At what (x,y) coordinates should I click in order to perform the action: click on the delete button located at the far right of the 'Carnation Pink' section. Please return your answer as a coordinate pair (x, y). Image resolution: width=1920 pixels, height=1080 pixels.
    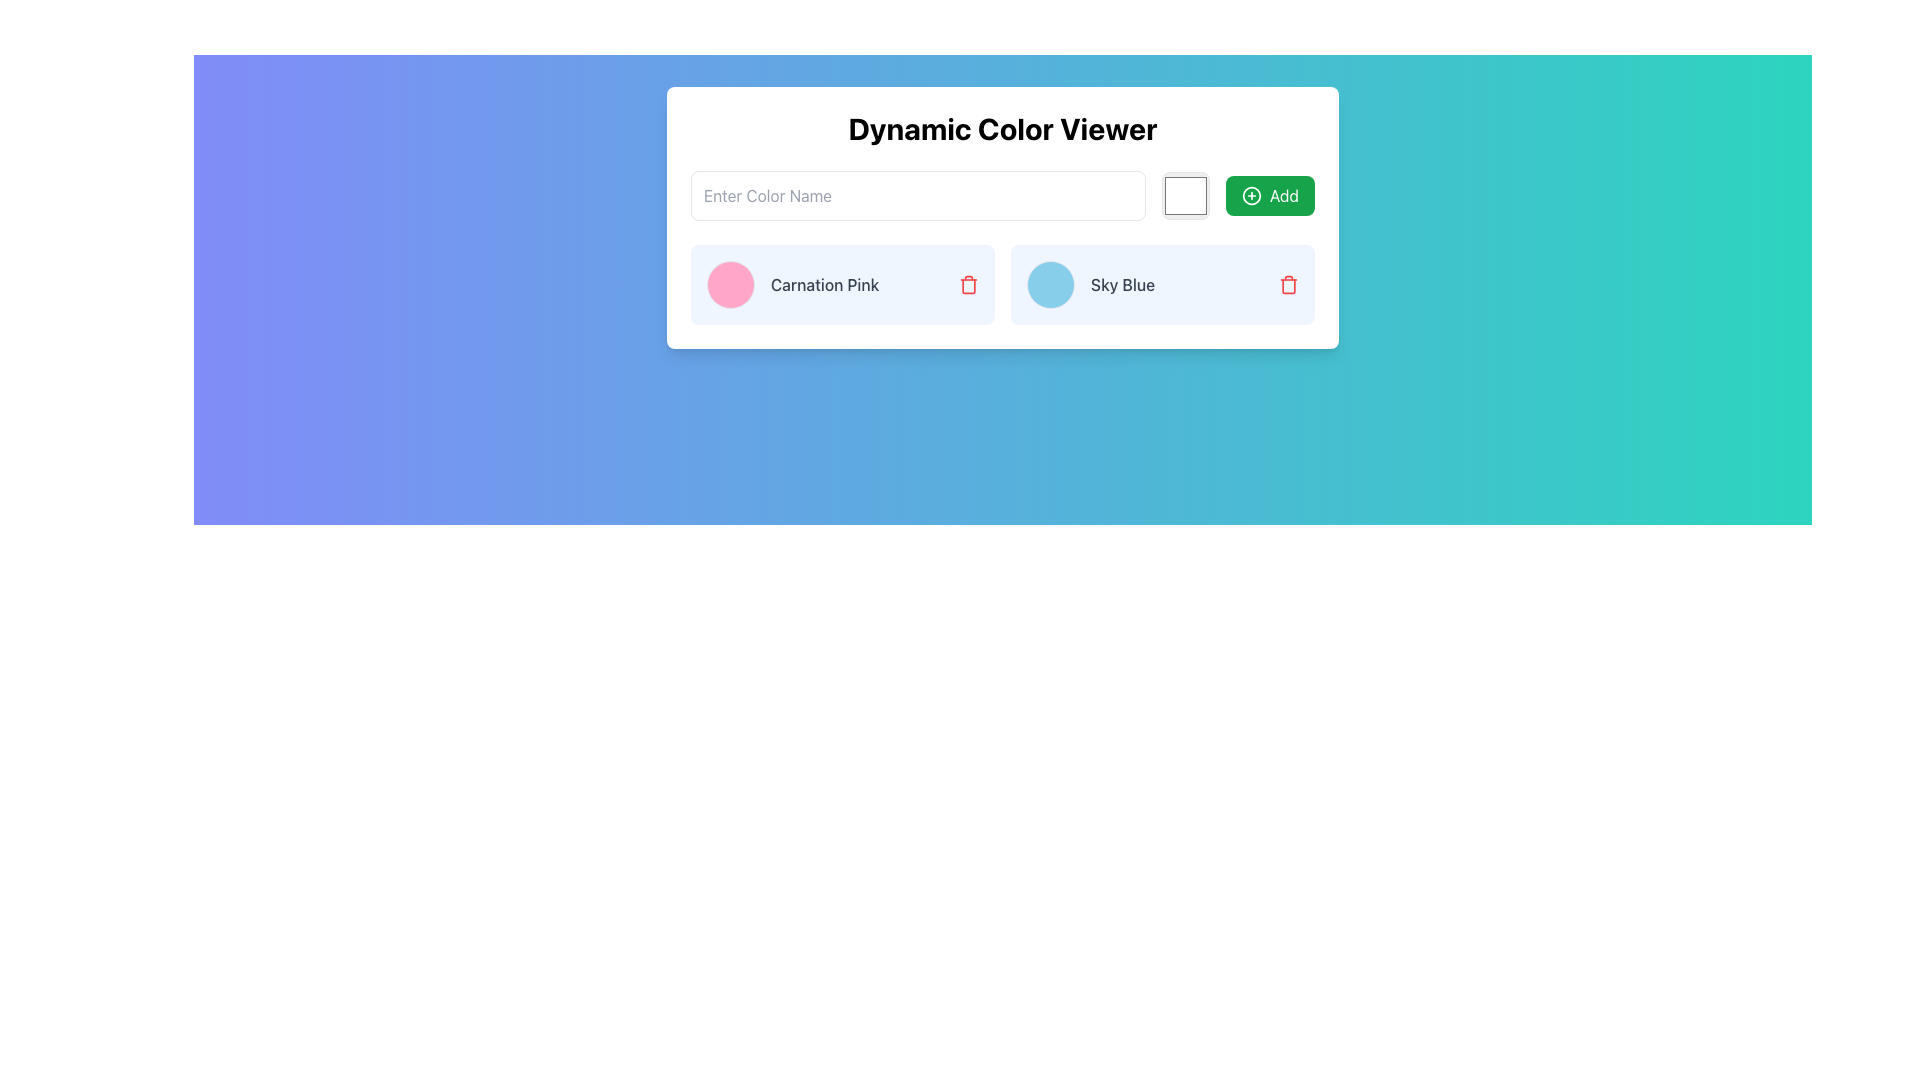
    Looking at the image, I should click on (969, 285).